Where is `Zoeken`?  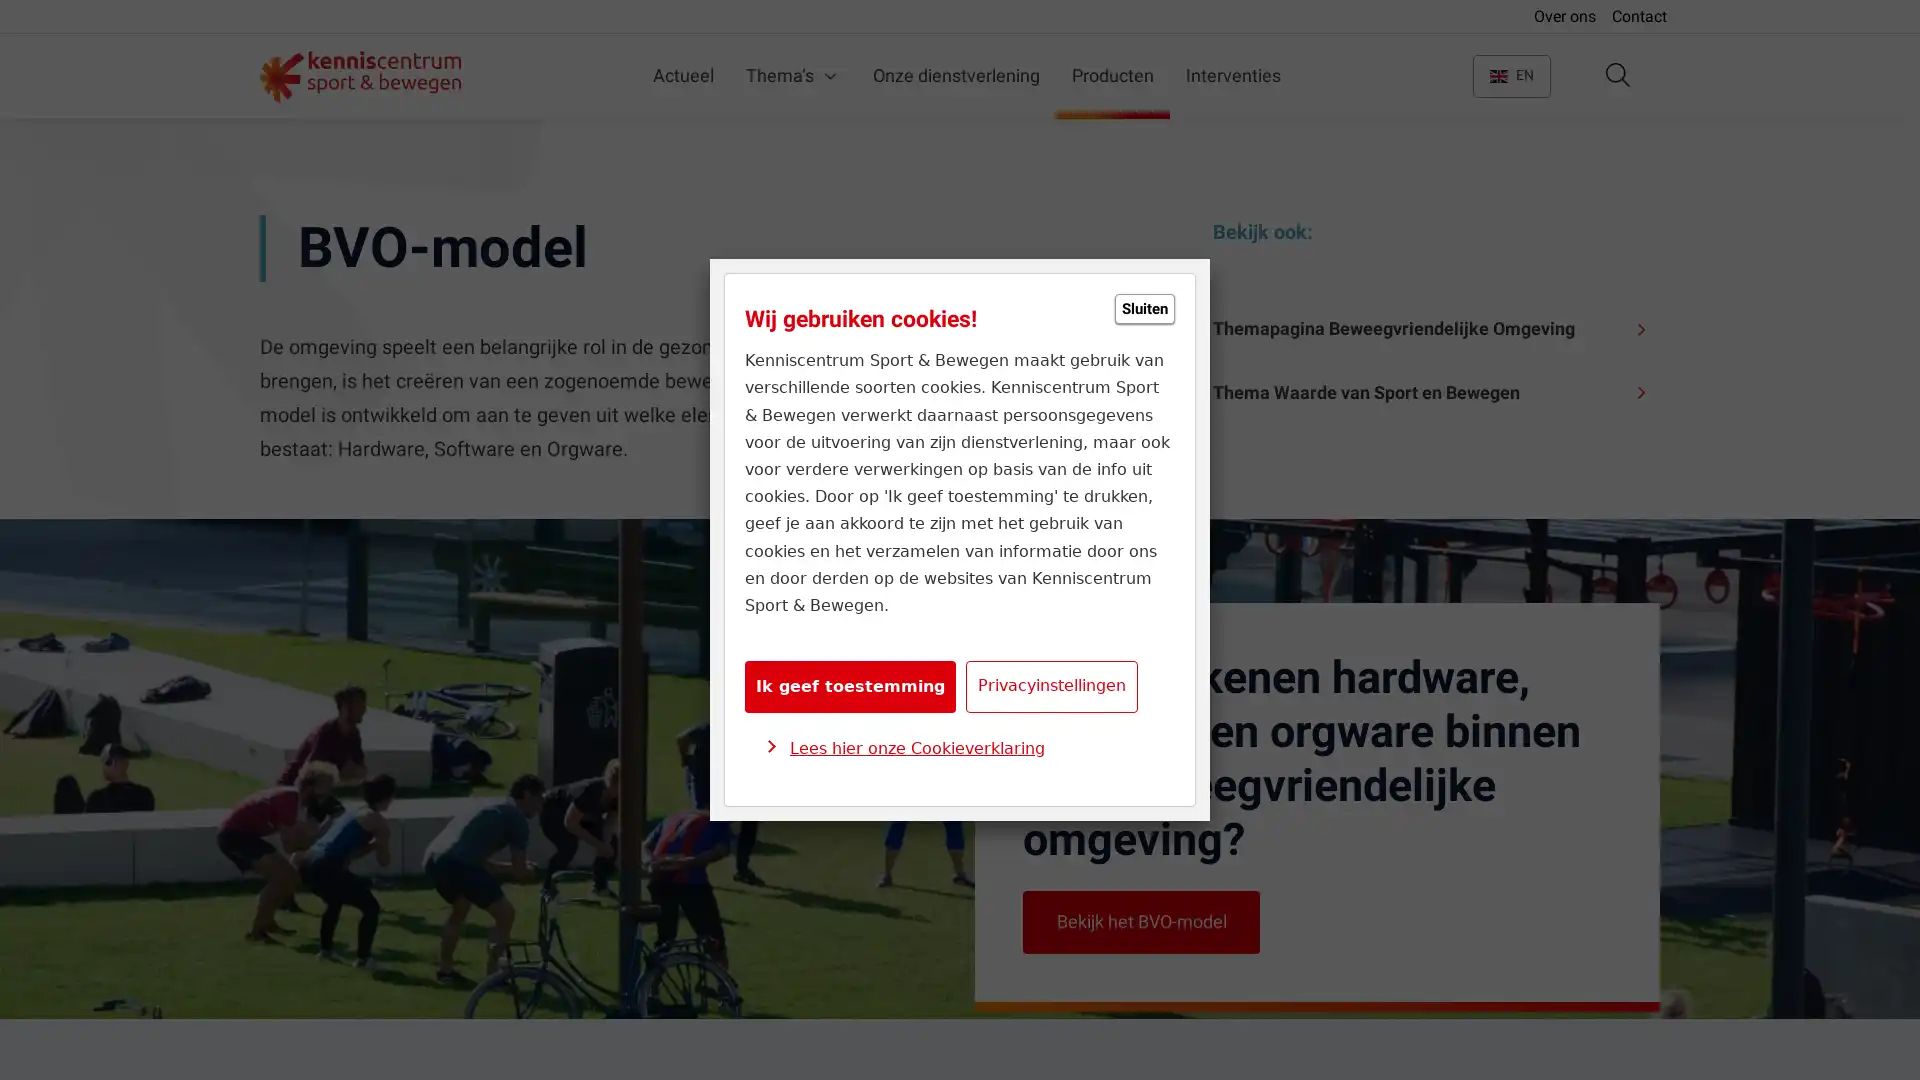 Zoeken is located at coordinates (1617, 75).